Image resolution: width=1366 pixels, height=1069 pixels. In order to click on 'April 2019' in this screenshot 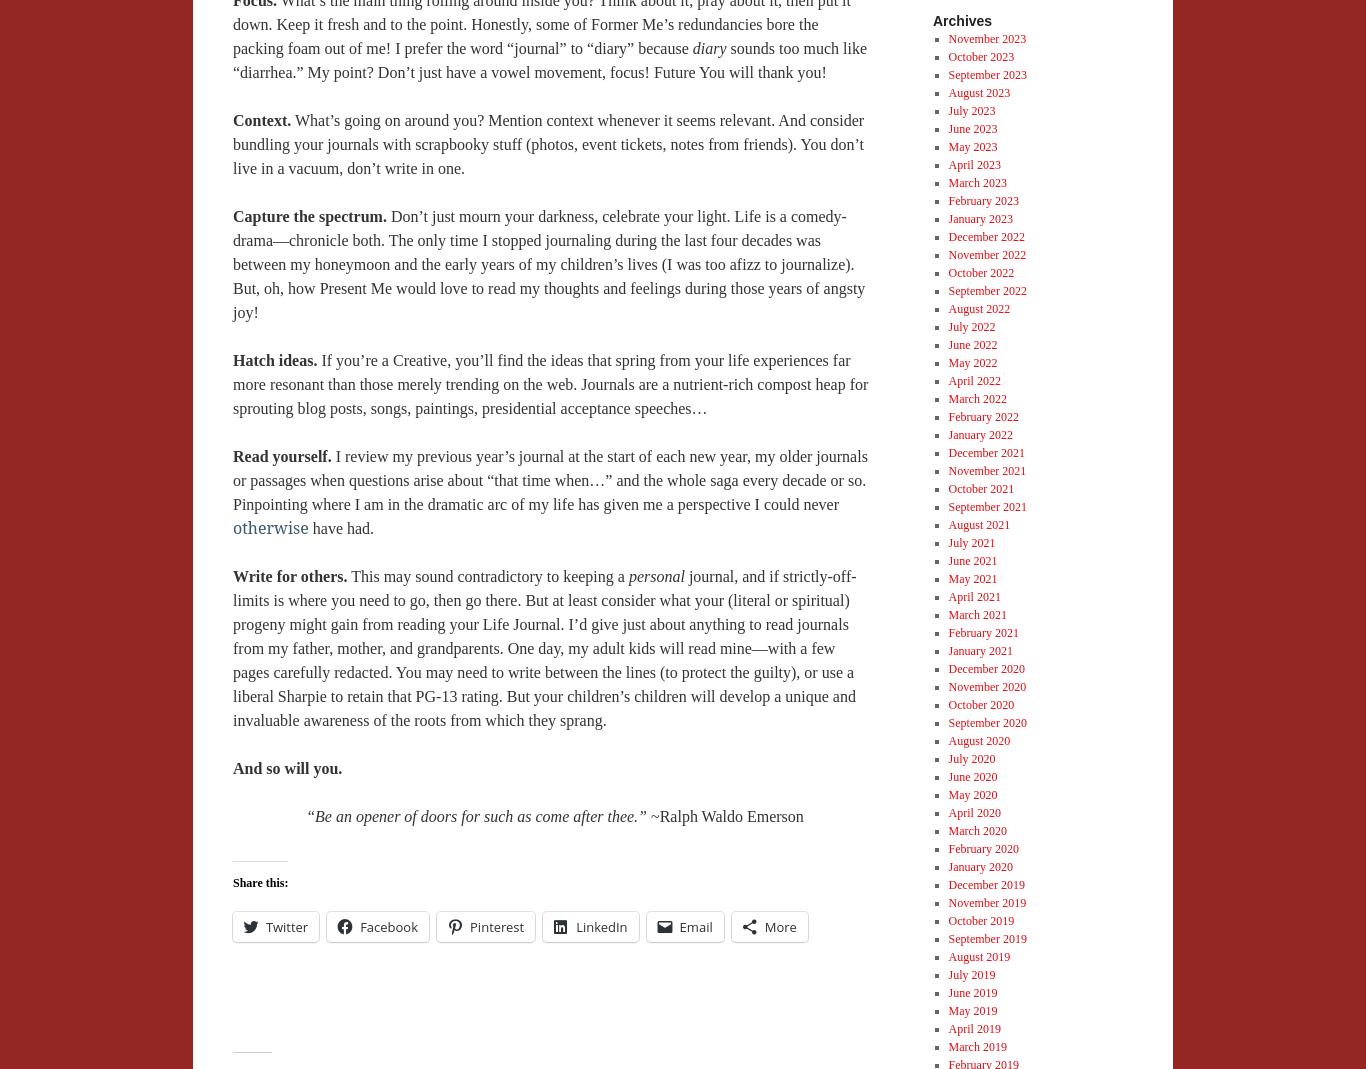, I will do `click(973, 1027)`.